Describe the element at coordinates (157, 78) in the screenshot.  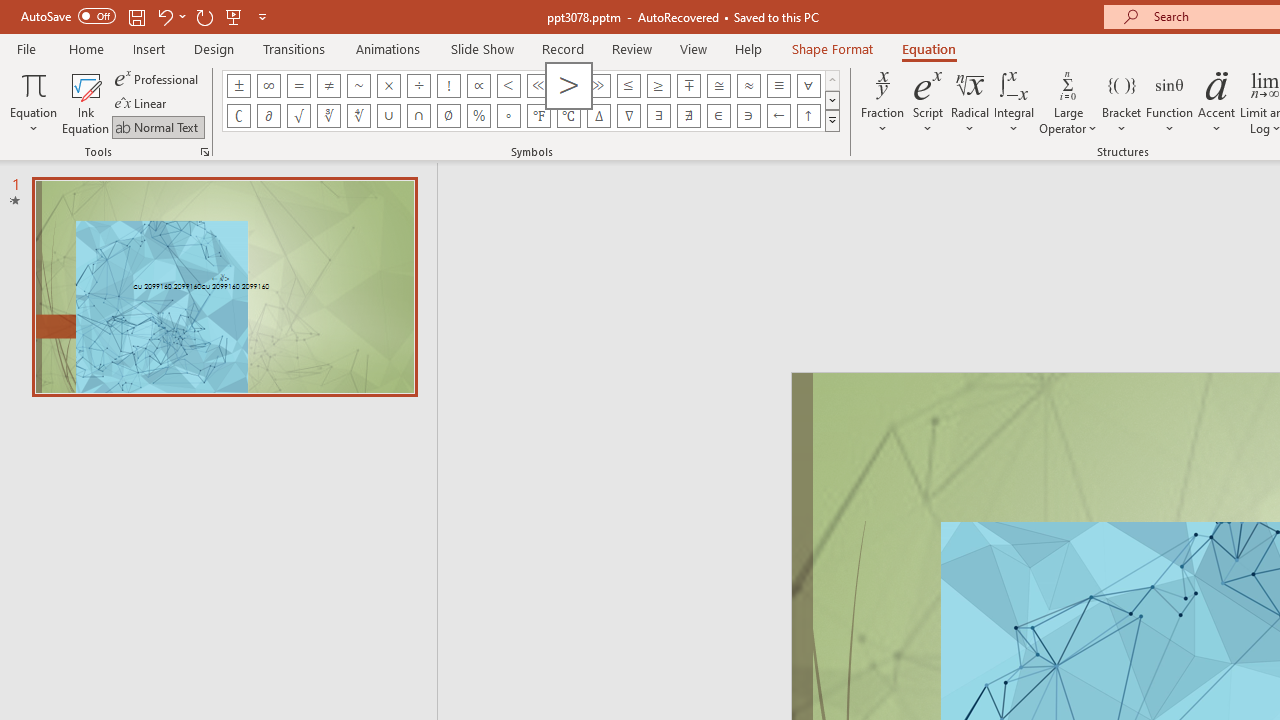
I see `'Professional'` at that location.